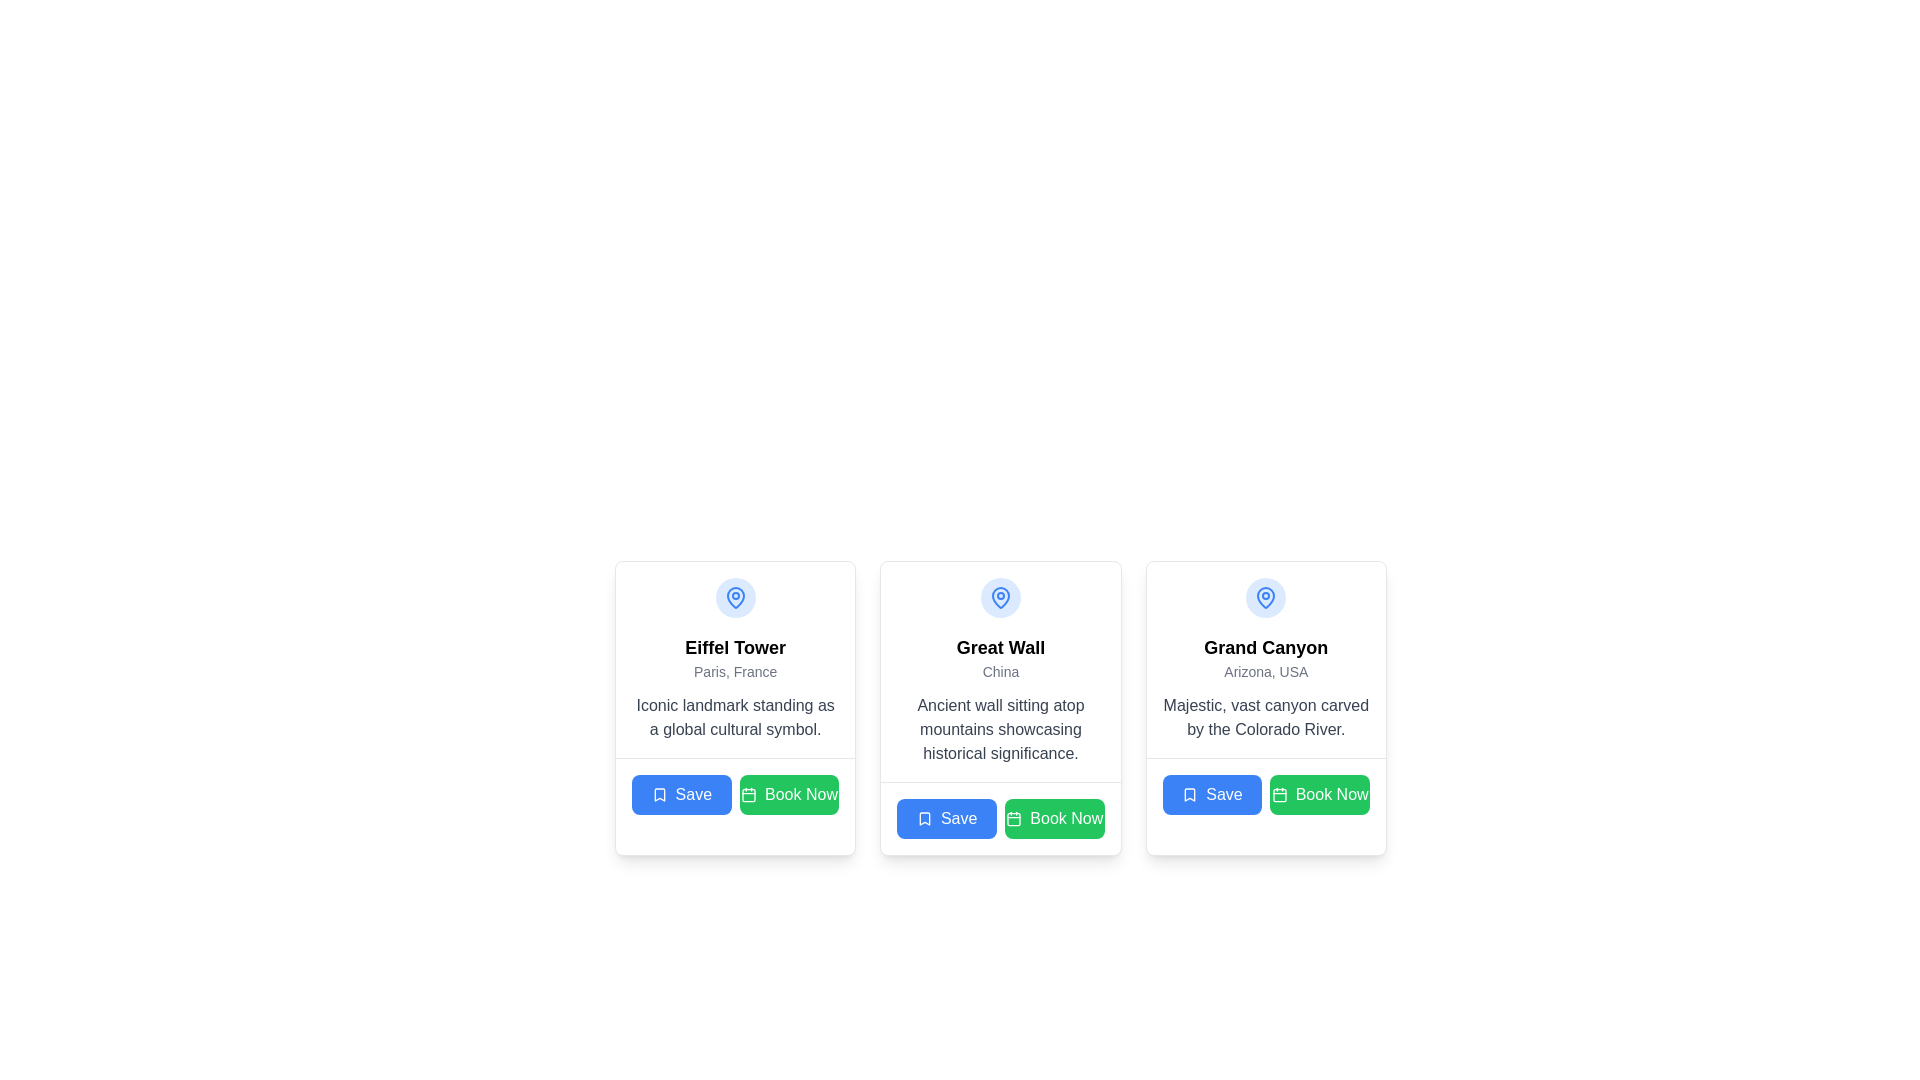  I want to click on the descriptive text element located in the bottom section of the middle card, which provides information about the Great Wall, so click(1000, 729).